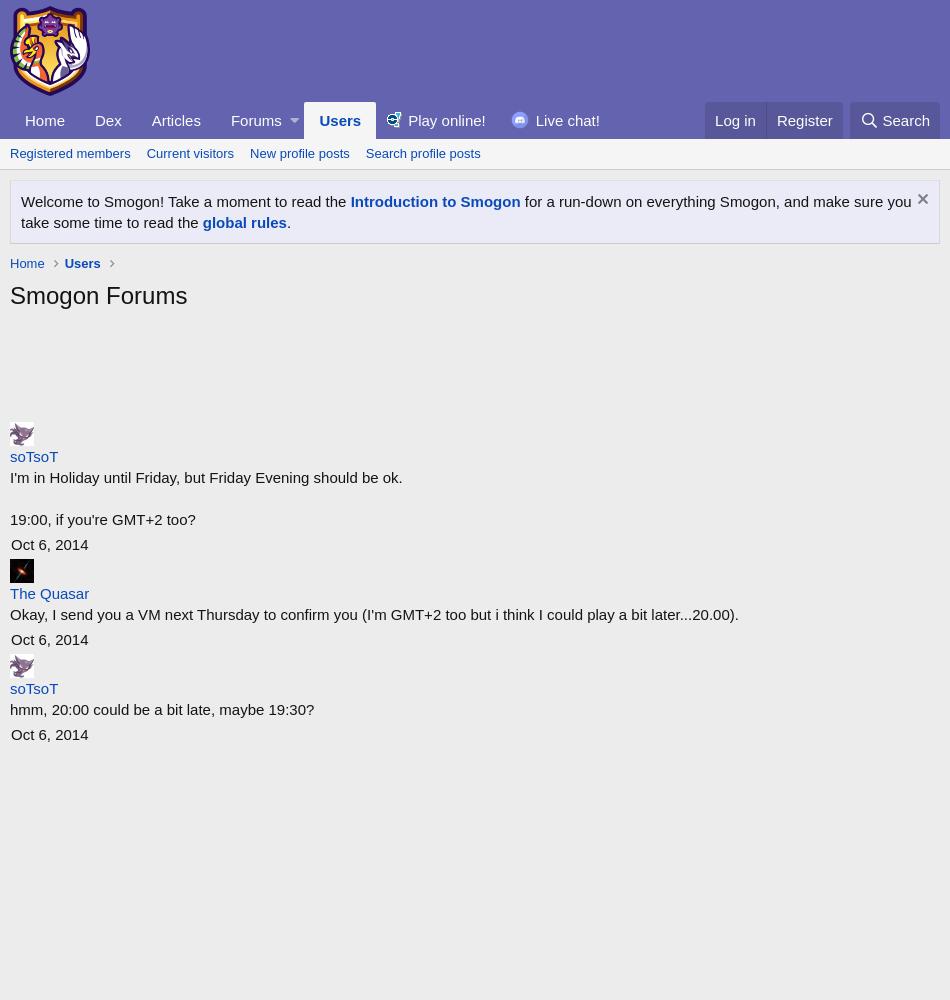  Describe the element at coordinates (205, 476) in the screenshot. I see `'I'm in Holiday until Friday,  but Friday Evening should be ok.'` at that location.